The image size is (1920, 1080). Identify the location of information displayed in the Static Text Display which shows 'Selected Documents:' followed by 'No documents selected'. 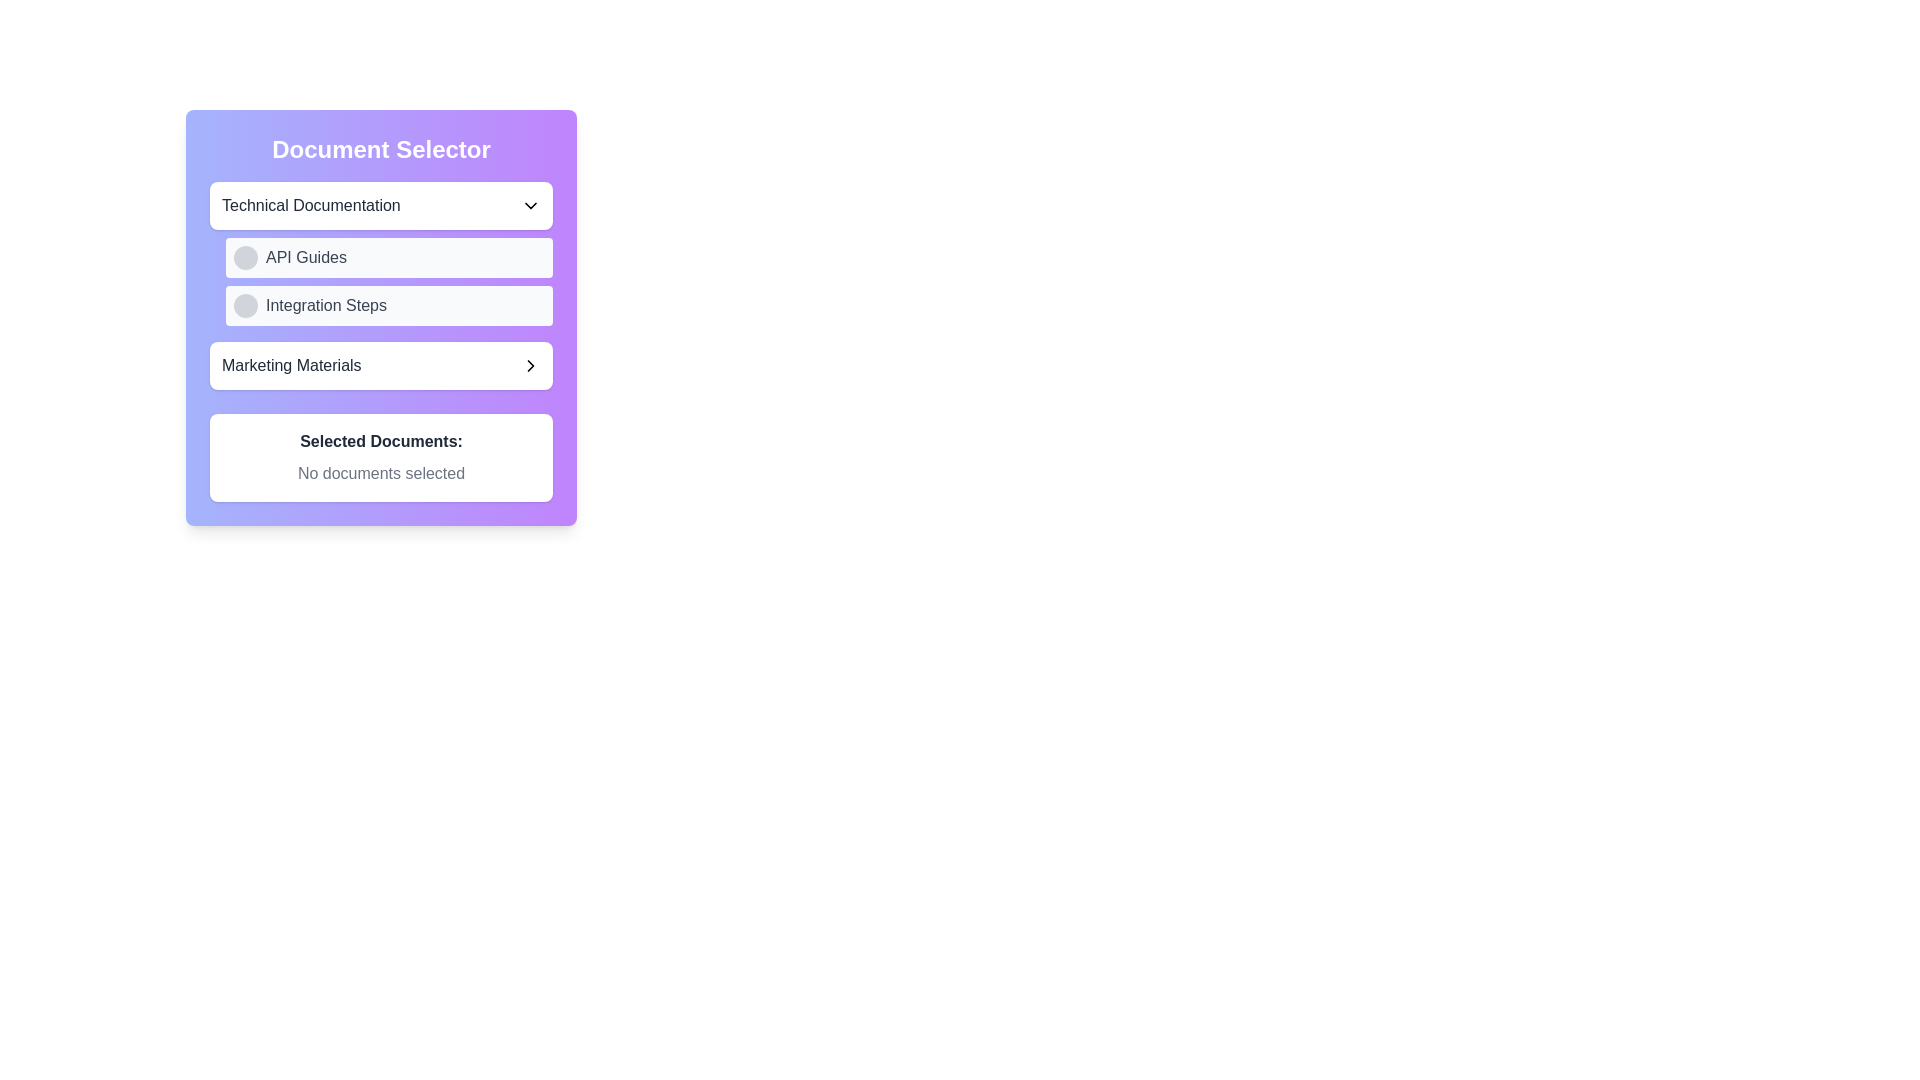
(381, 458).